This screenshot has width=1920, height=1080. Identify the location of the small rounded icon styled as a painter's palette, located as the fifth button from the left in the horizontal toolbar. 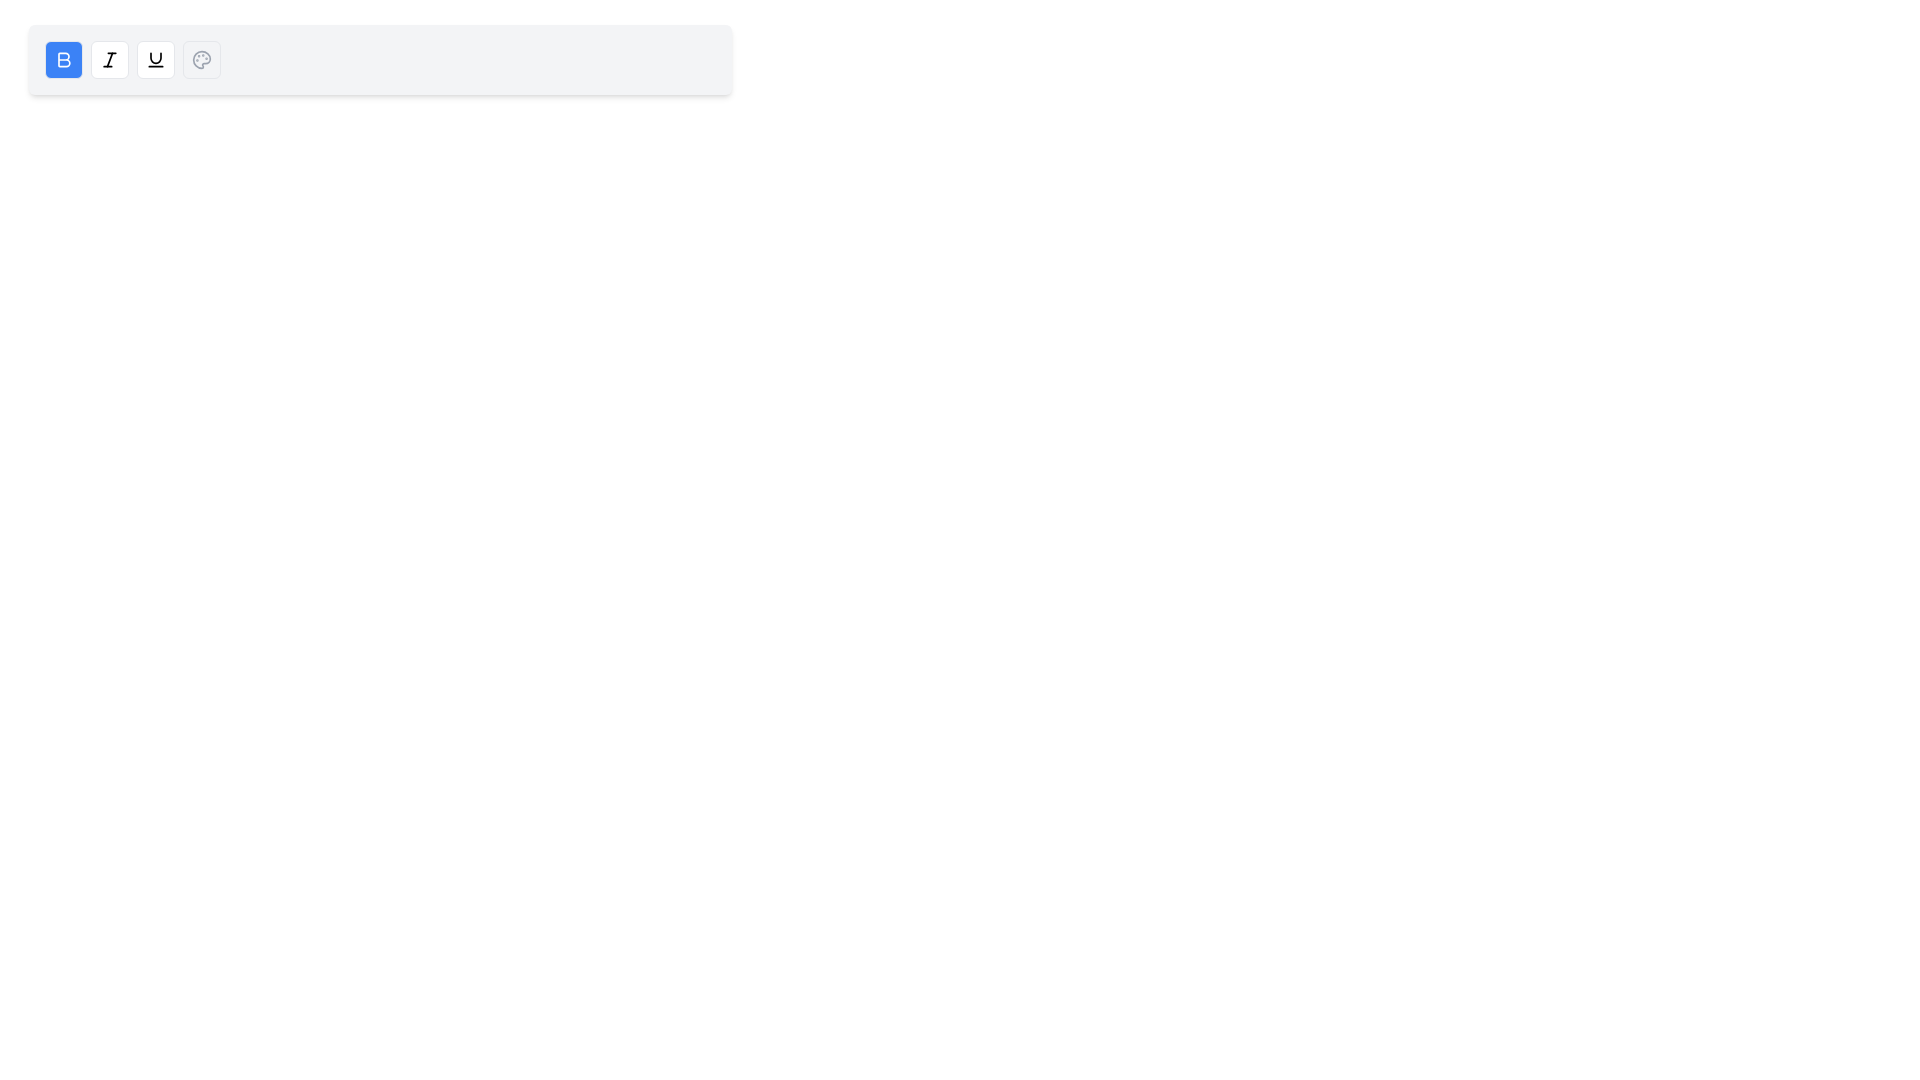
(201, 59).